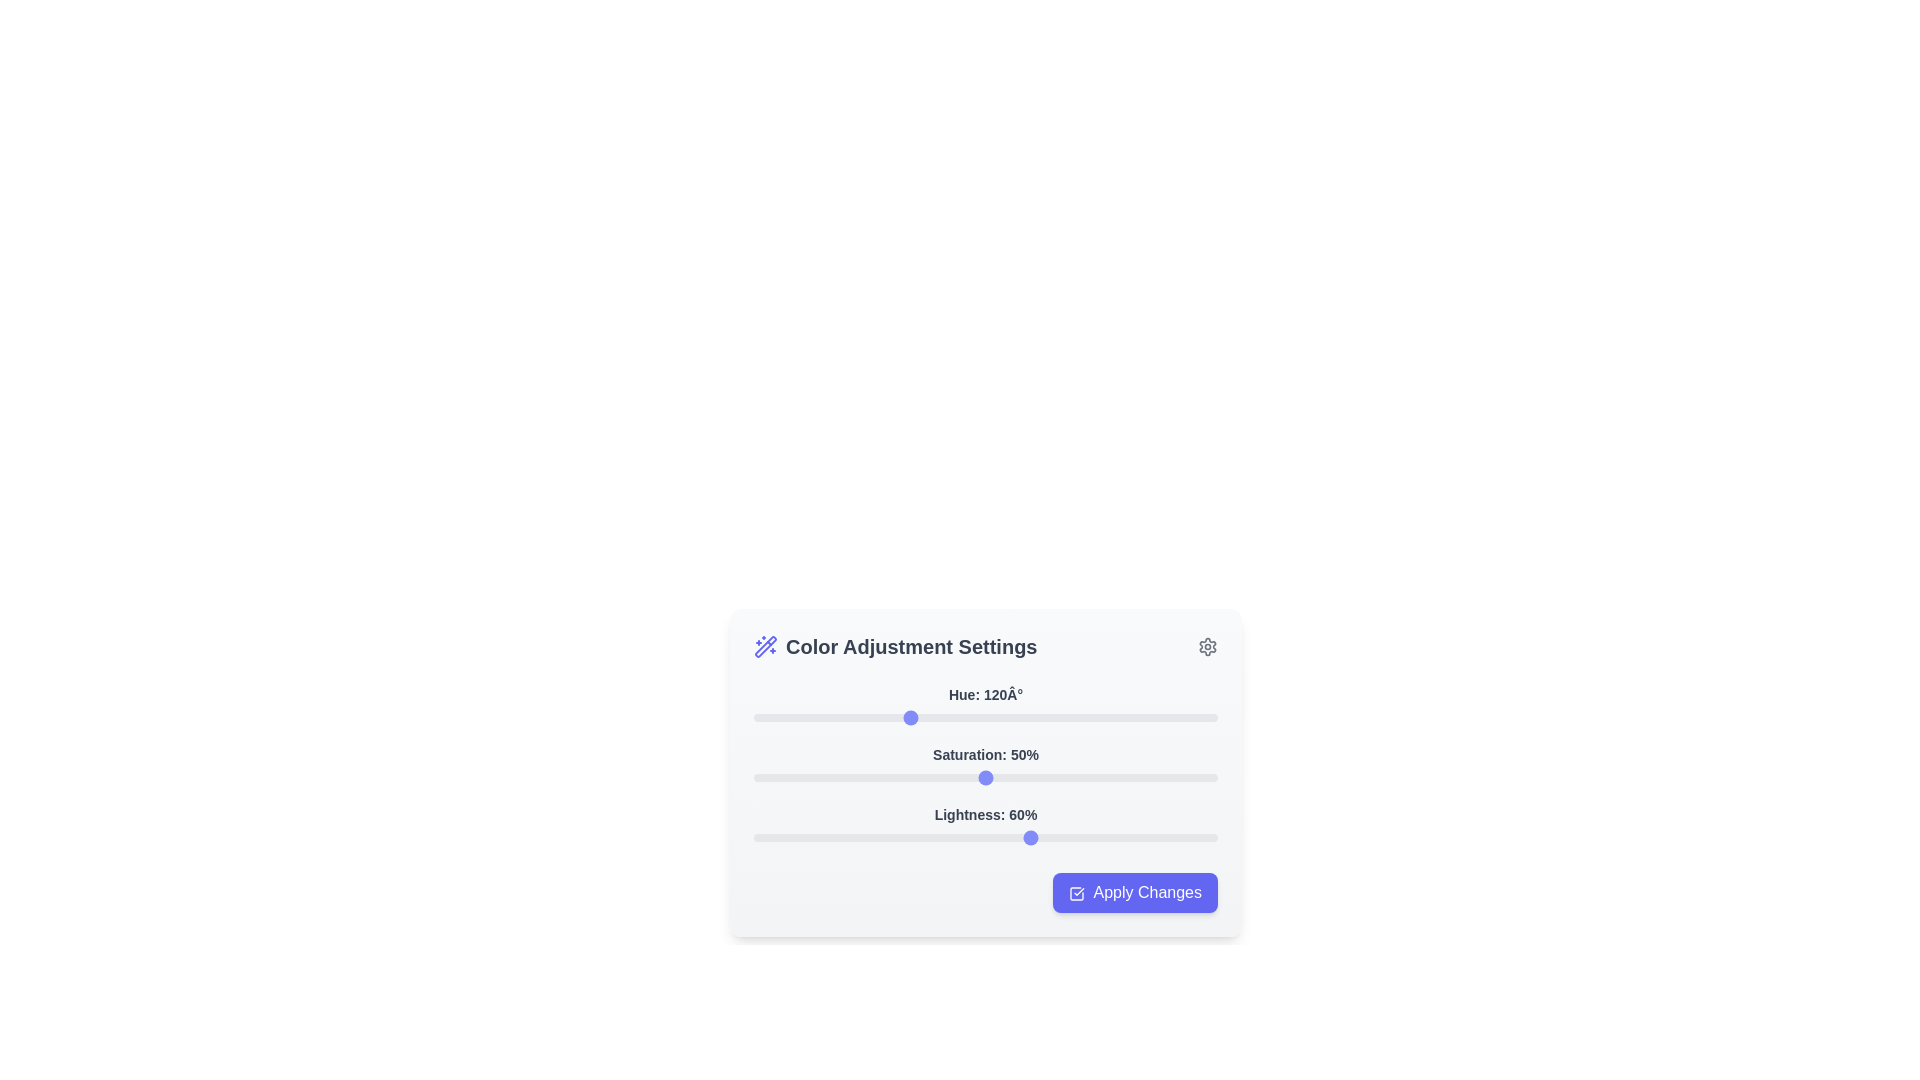 The height and width of the screenshot is (1080, 1920). Describe the element at coordinates (862, 716) in the screenshot. I see `hue` at that location.